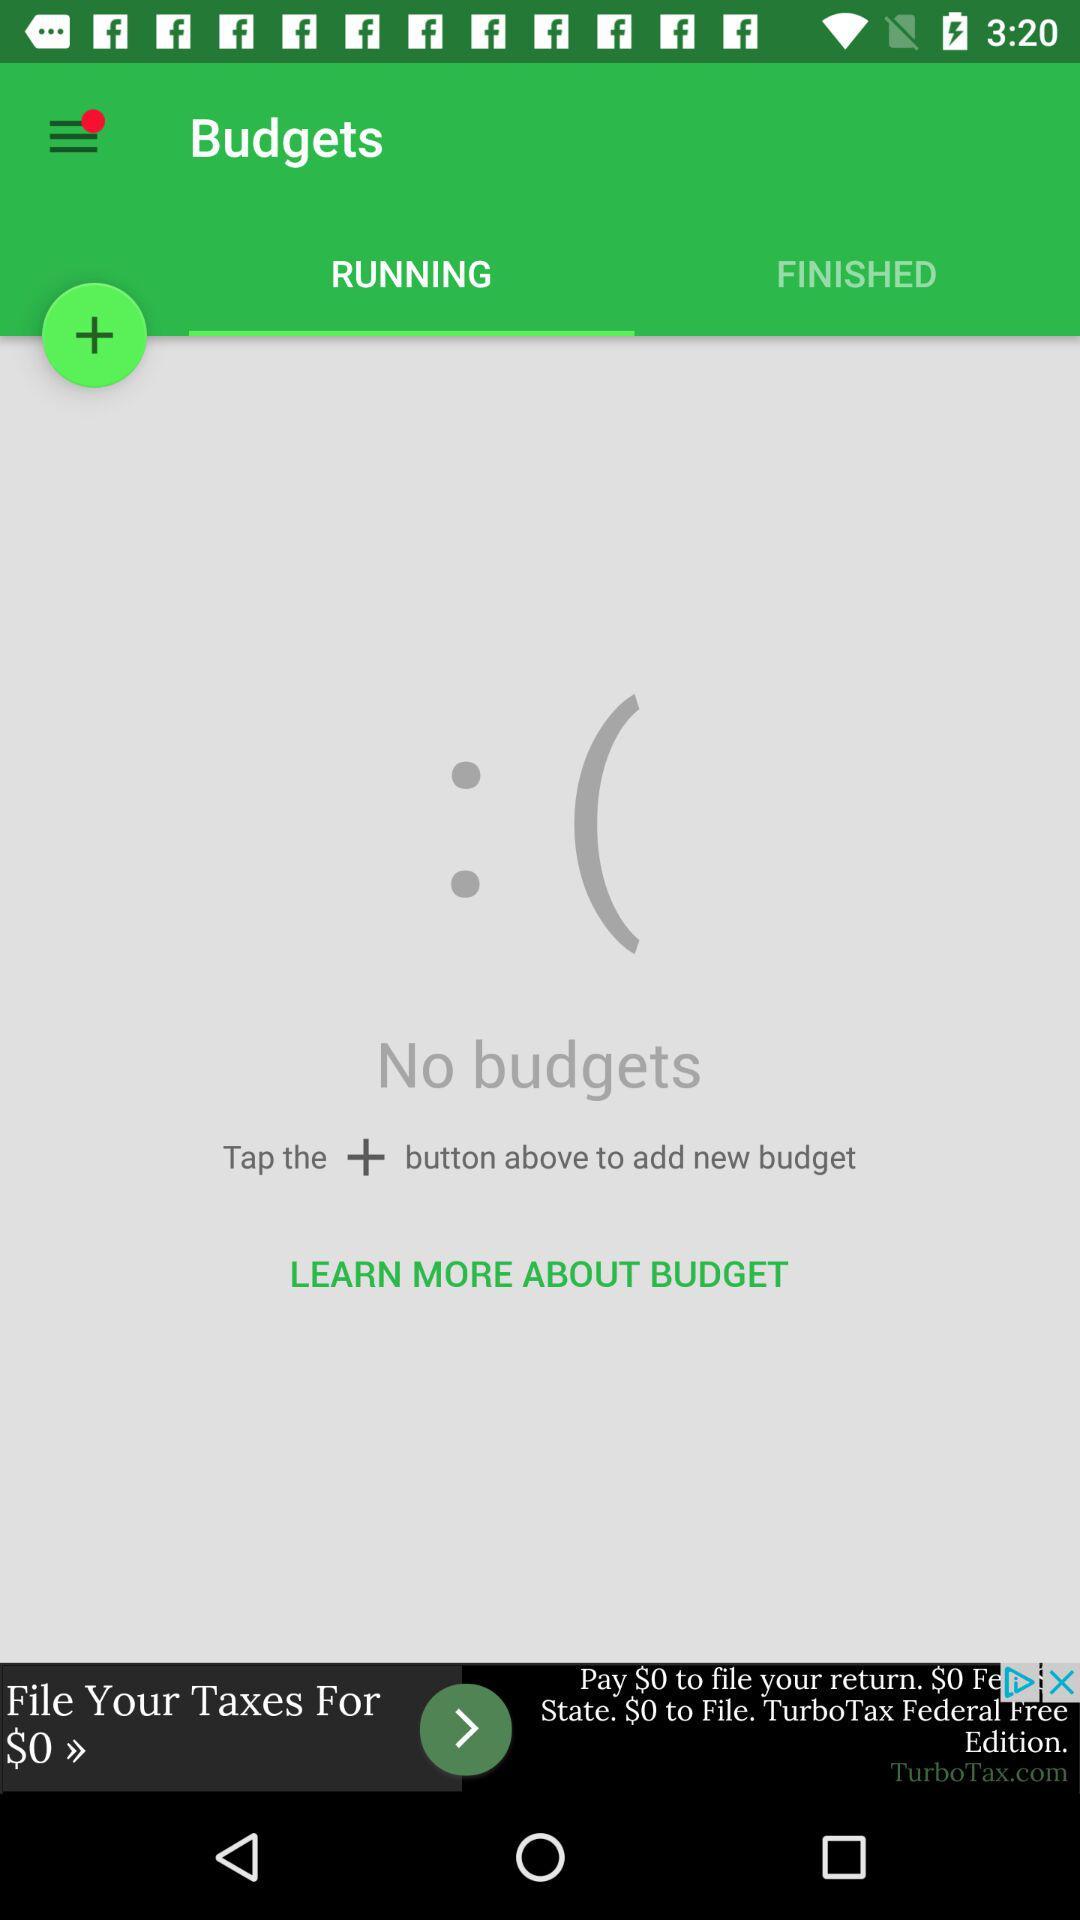 The image size is (1080, 1920). What do you see at coordinates (540, 1727) in the screenshot?
I see `go forward` at bounding box center [540, 1727].